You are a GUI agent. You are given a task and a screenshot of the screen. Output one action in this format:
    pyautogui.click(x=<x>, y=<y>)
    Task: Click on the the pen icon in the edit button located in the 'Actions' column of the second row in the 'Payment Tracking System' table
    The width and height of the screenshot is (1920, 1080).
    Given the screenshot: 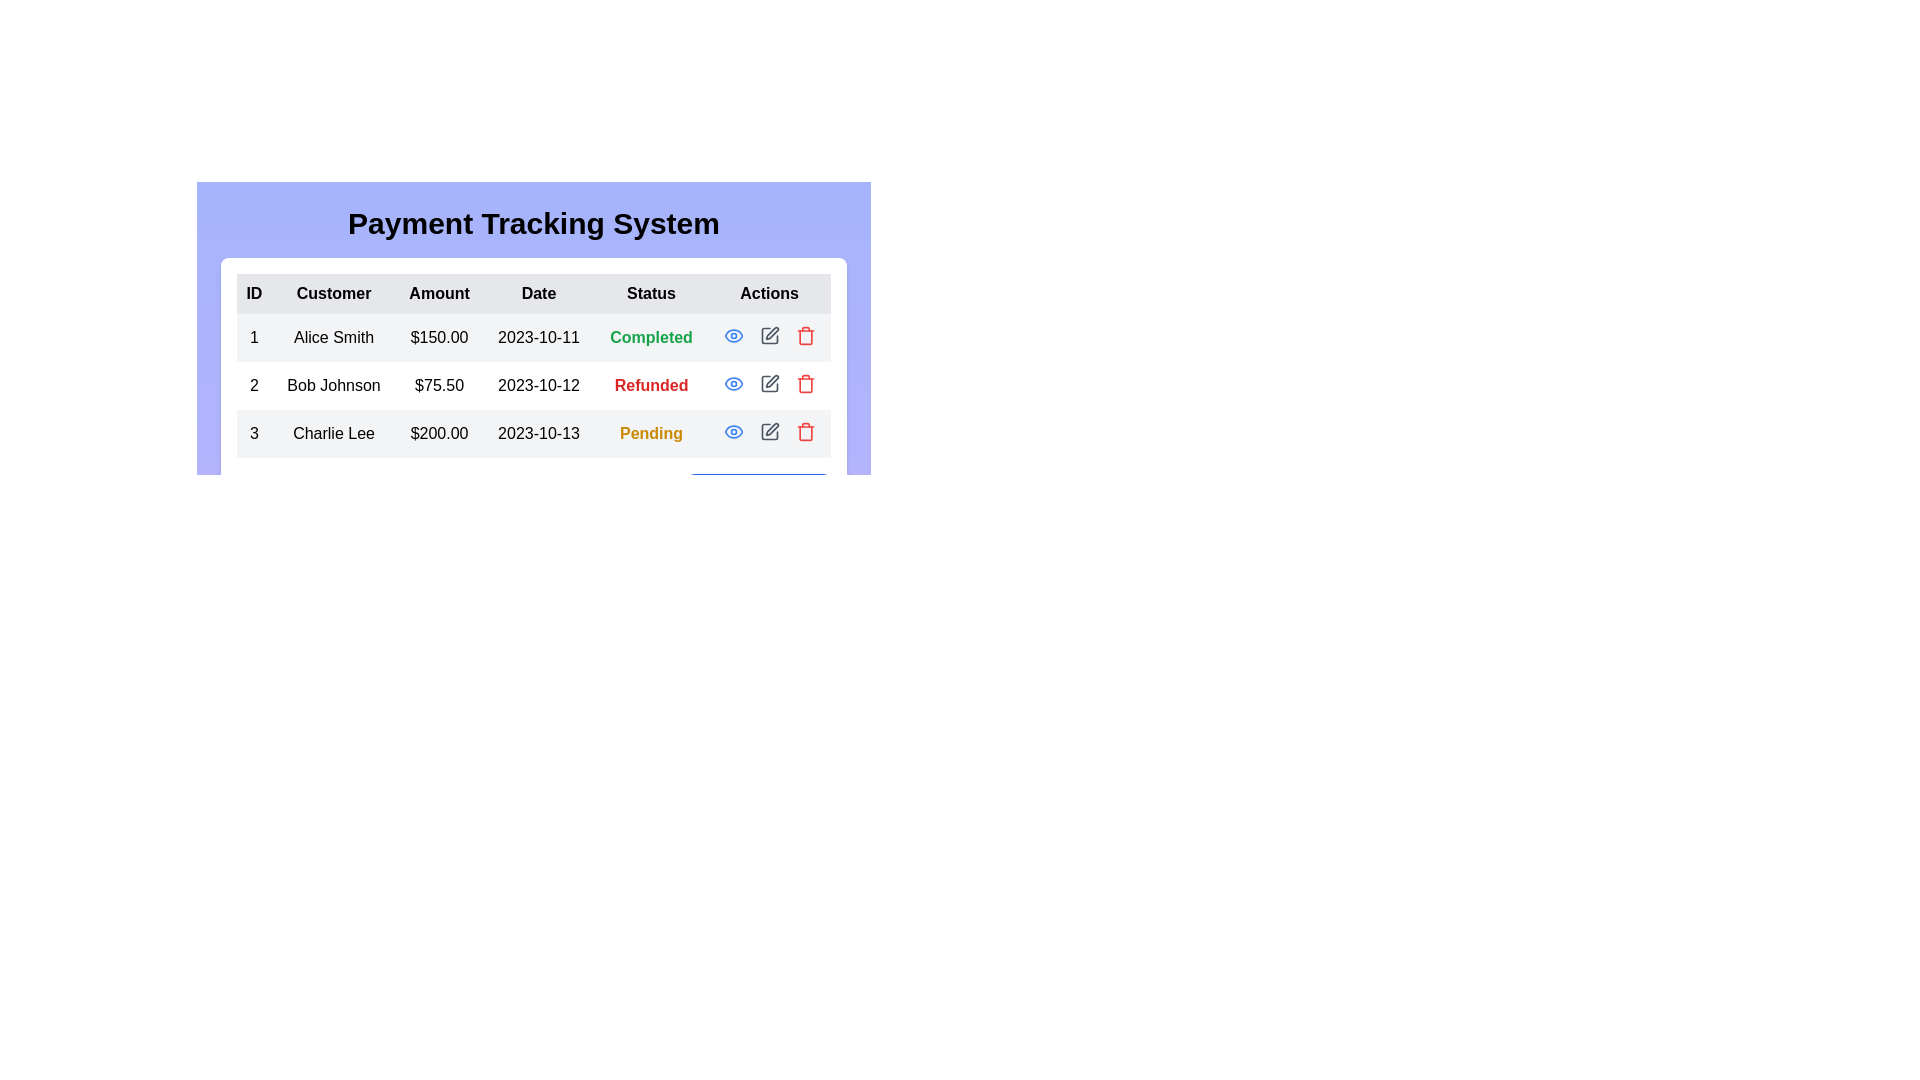 What is the action you would take?
    pyautogui.click(x=771, y=381)
    